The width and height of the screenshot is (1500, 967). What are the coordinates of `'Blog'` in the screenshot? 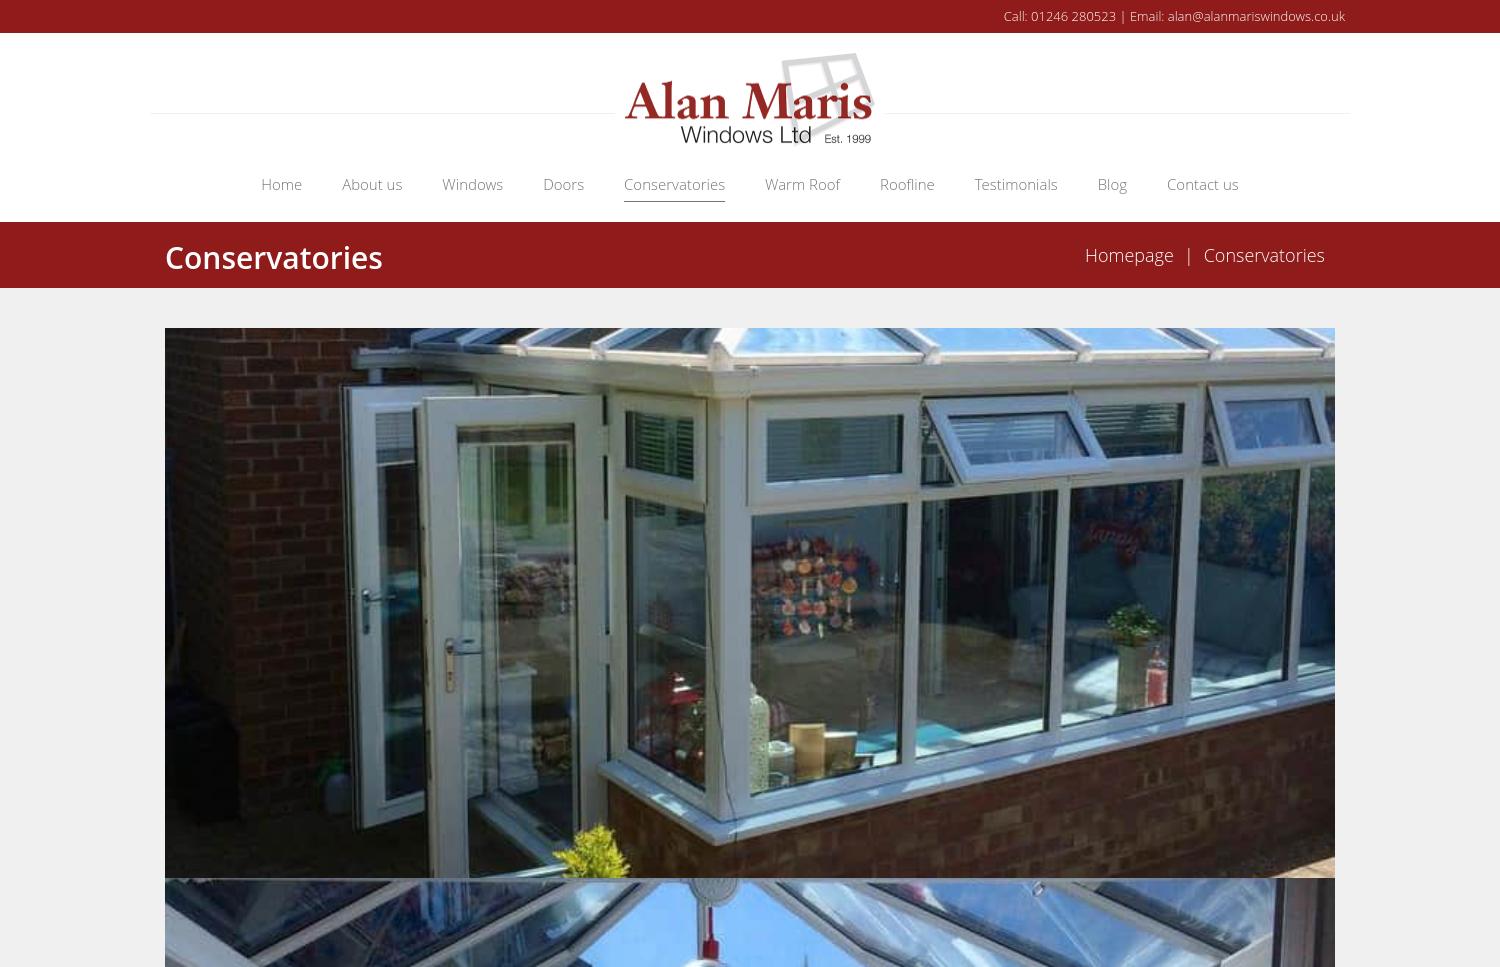 It's located at (1095, 182).